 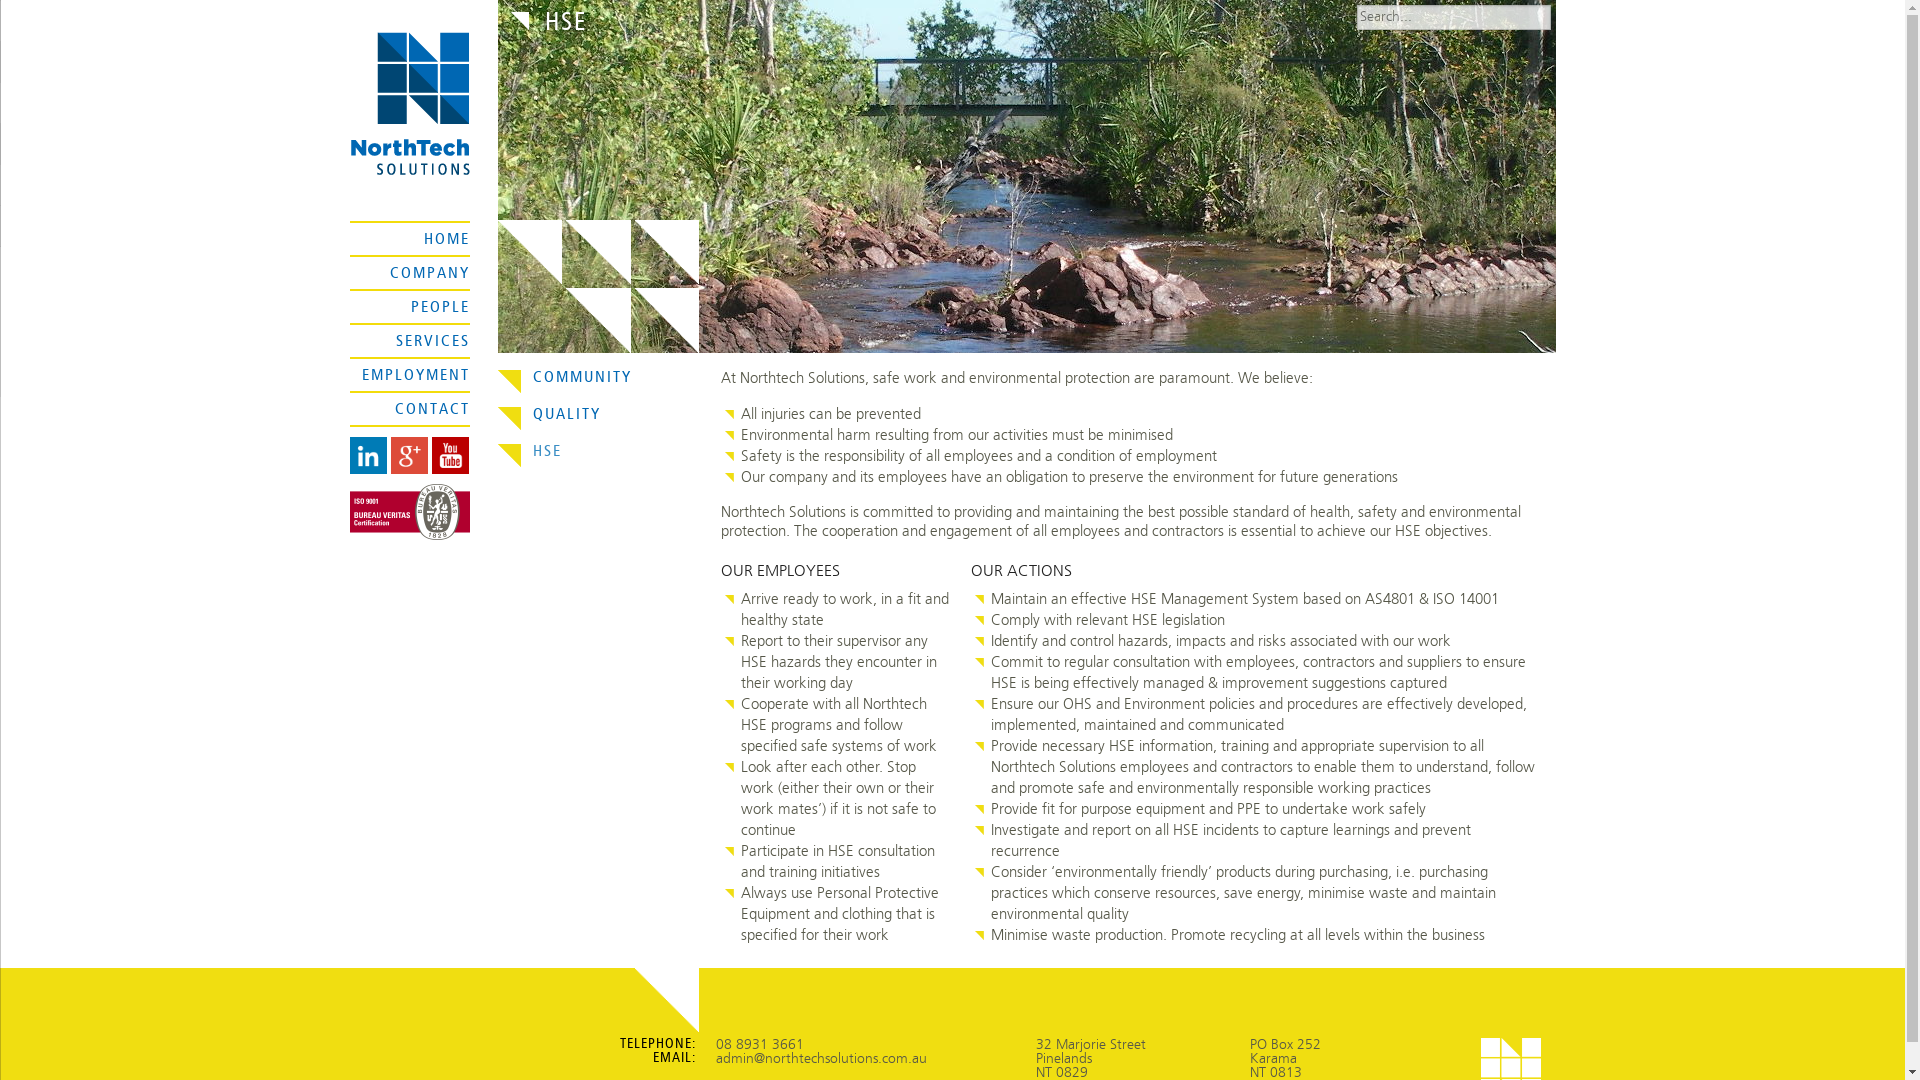 I want to click on 'COMPANY', so click(x=429, y=273).